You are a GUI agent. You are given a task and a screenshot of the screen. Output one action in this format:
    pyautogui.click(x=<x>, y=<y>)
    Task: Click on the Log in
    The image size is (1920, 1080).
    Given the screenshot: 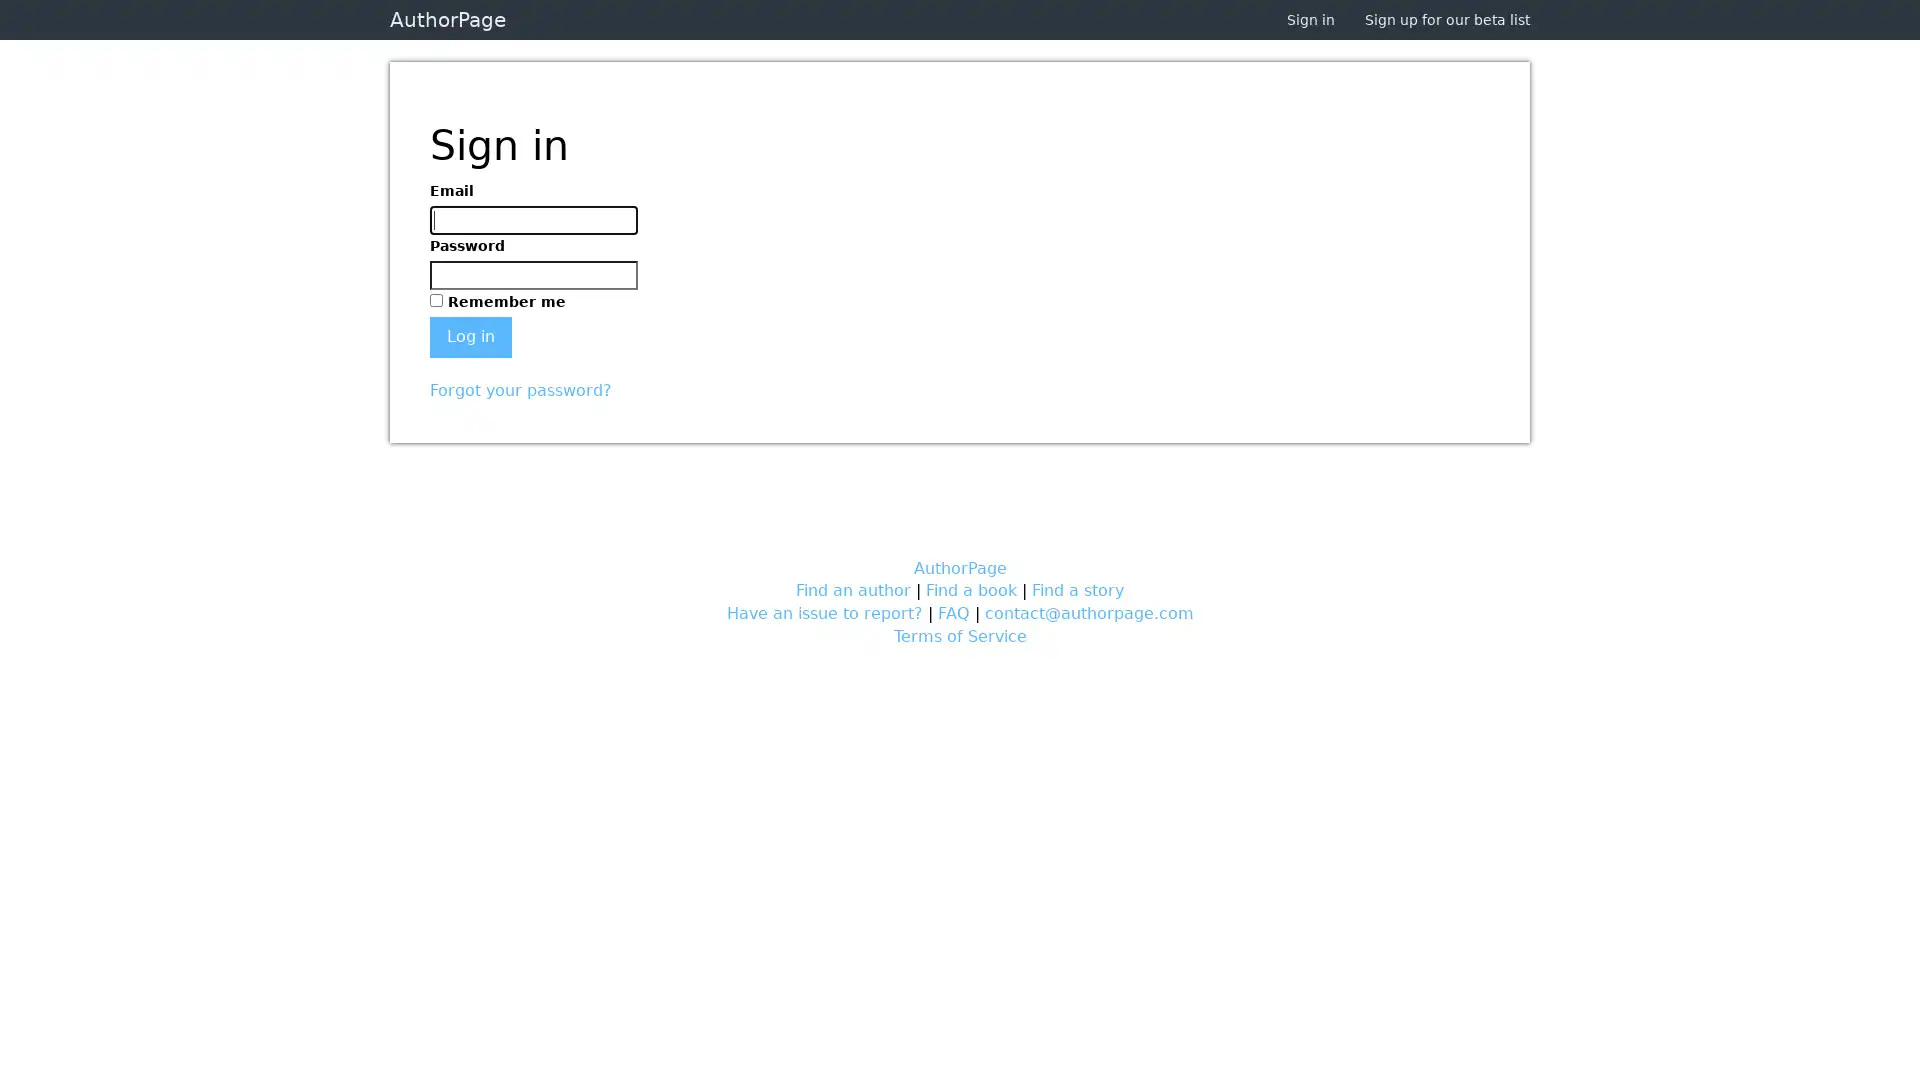 What is the action you would take?
    pyautogui.click(x=469, y=335)
    